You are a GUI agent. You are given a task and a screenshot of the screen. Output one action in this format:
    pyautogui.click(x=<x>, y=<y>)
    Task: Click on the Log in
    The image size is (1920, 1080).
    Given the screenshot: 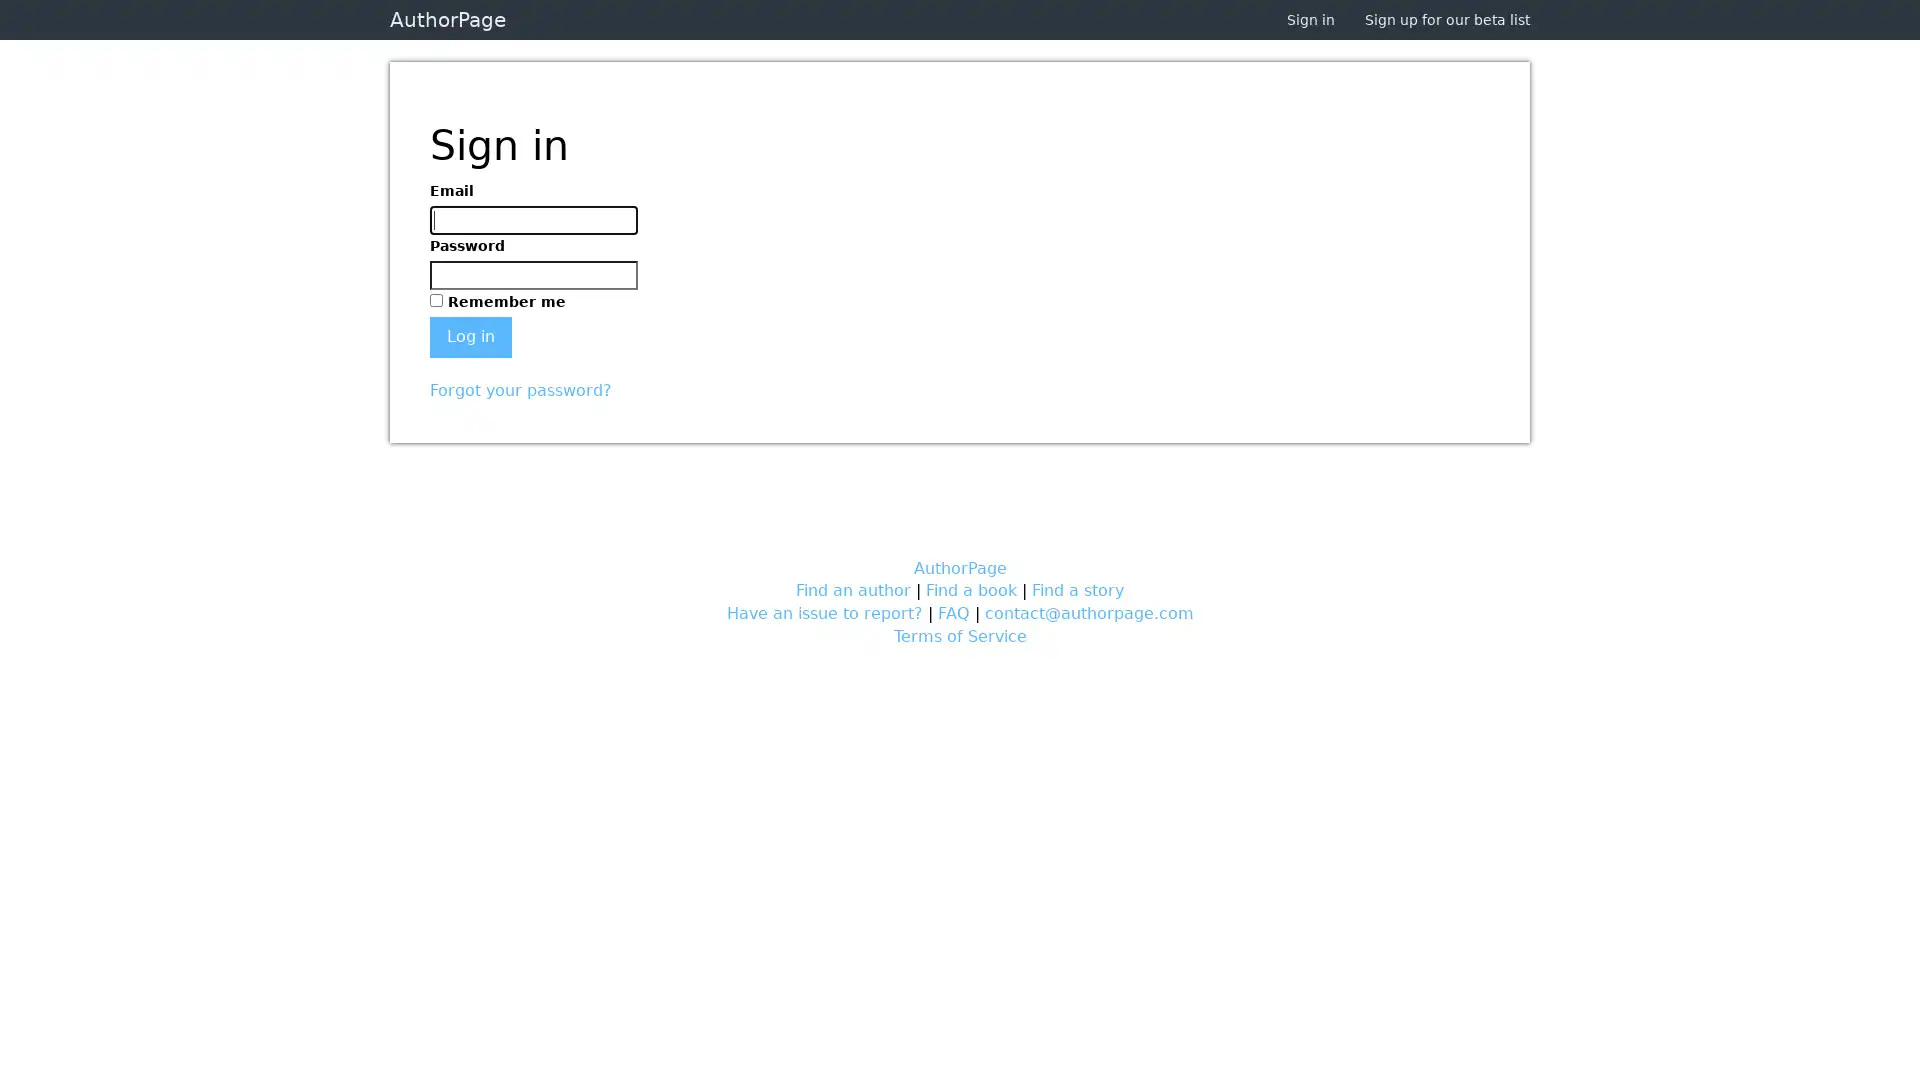 What is the action you would take?
    pyautogui.click(x=469, y=335)
    